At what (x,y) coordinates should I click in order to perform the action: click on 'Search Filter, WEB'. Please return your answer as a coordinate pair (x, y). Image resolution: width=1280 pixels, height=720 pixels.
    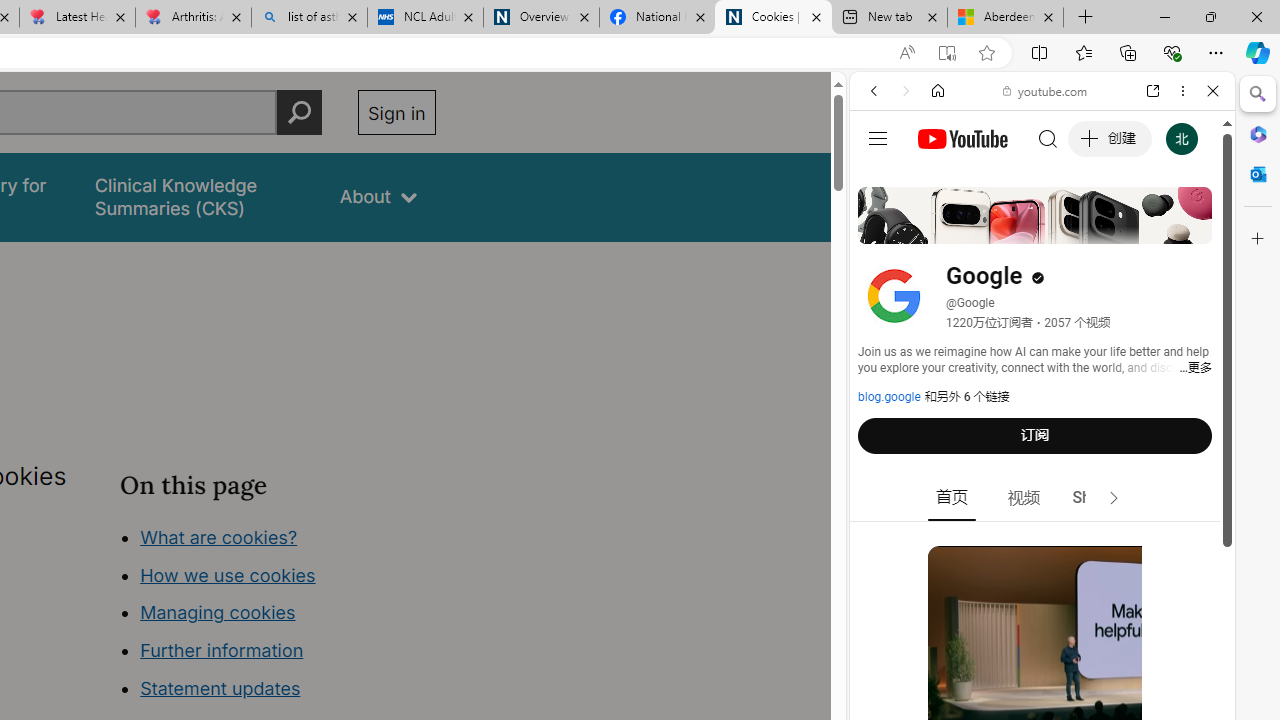
    Looking at the image, I should click on (881, 227).